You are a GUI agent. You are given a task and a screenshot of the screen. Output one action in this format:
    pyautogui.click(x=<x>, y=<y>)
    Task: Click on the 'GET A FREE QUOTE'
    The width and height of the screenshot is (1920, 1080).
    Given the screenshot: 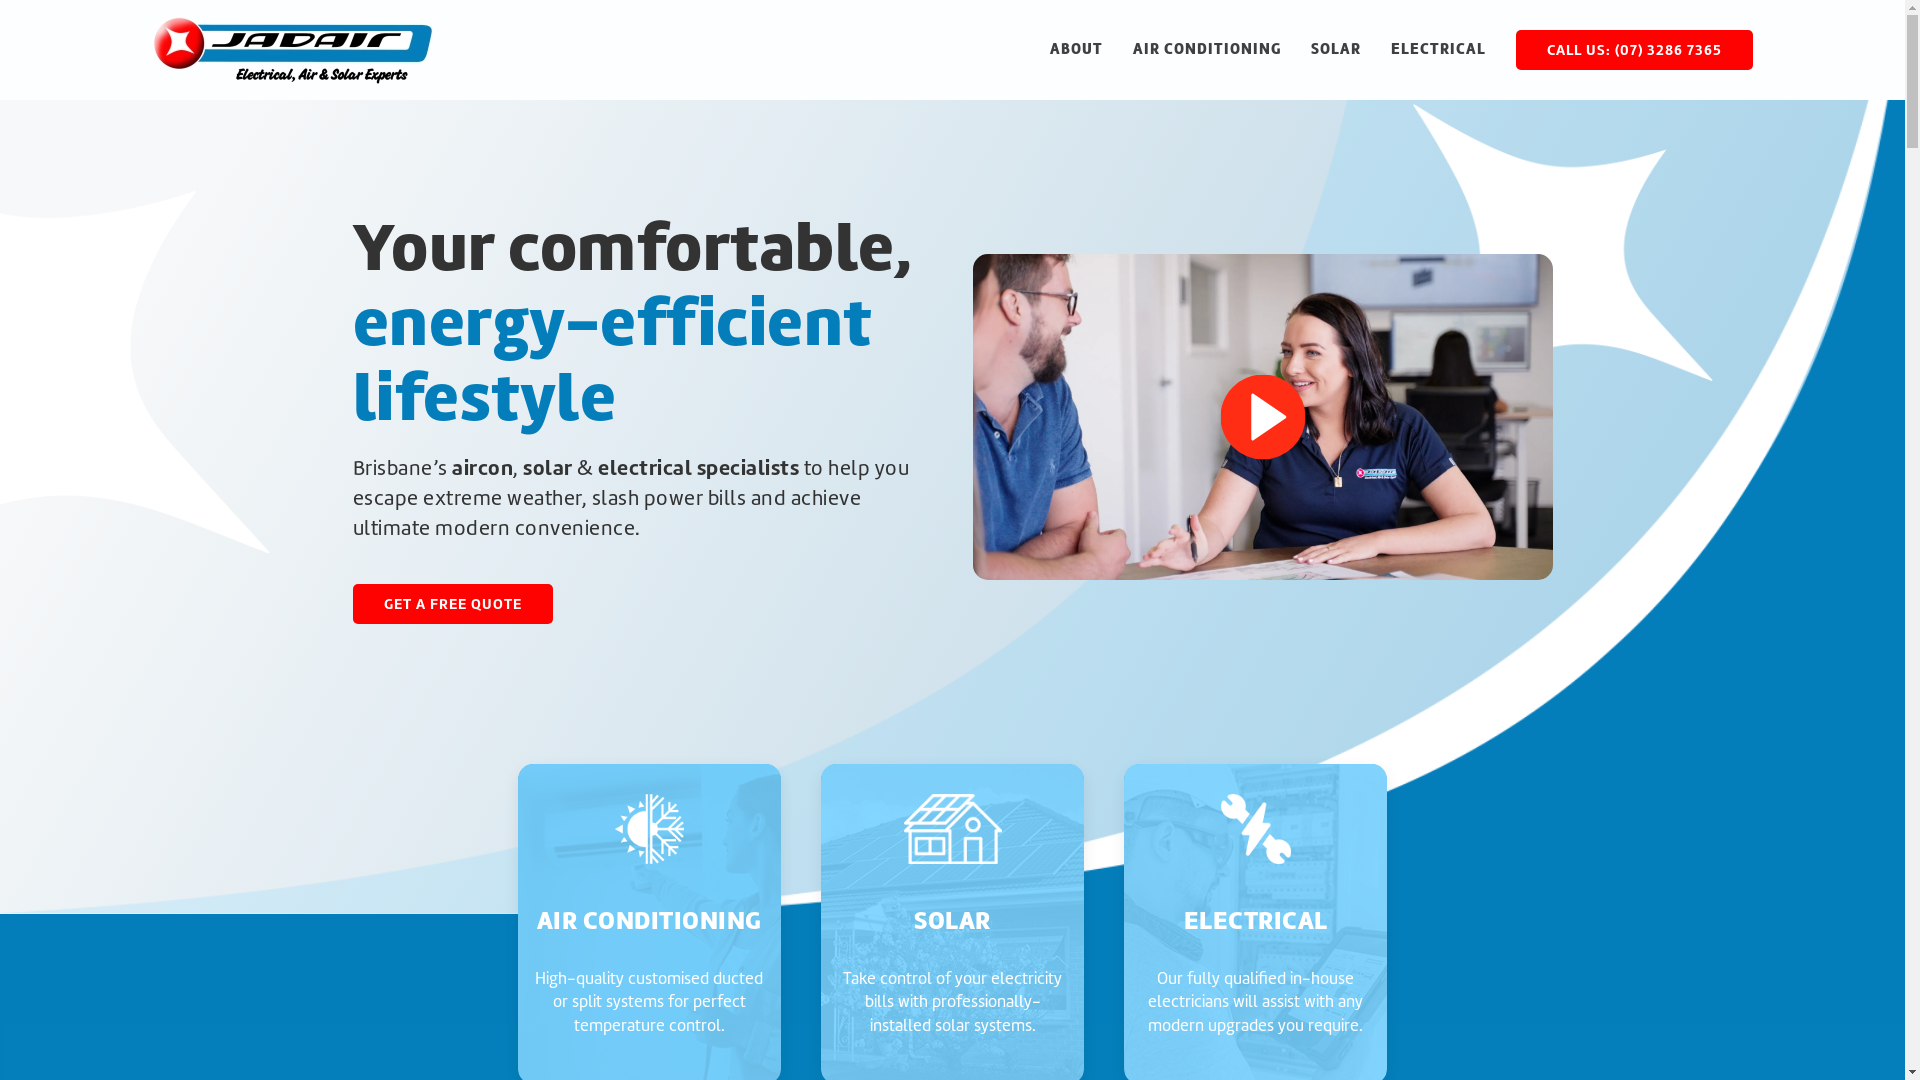 What is the action you would take?
    pyautogui.click(x=450, y=603)
    